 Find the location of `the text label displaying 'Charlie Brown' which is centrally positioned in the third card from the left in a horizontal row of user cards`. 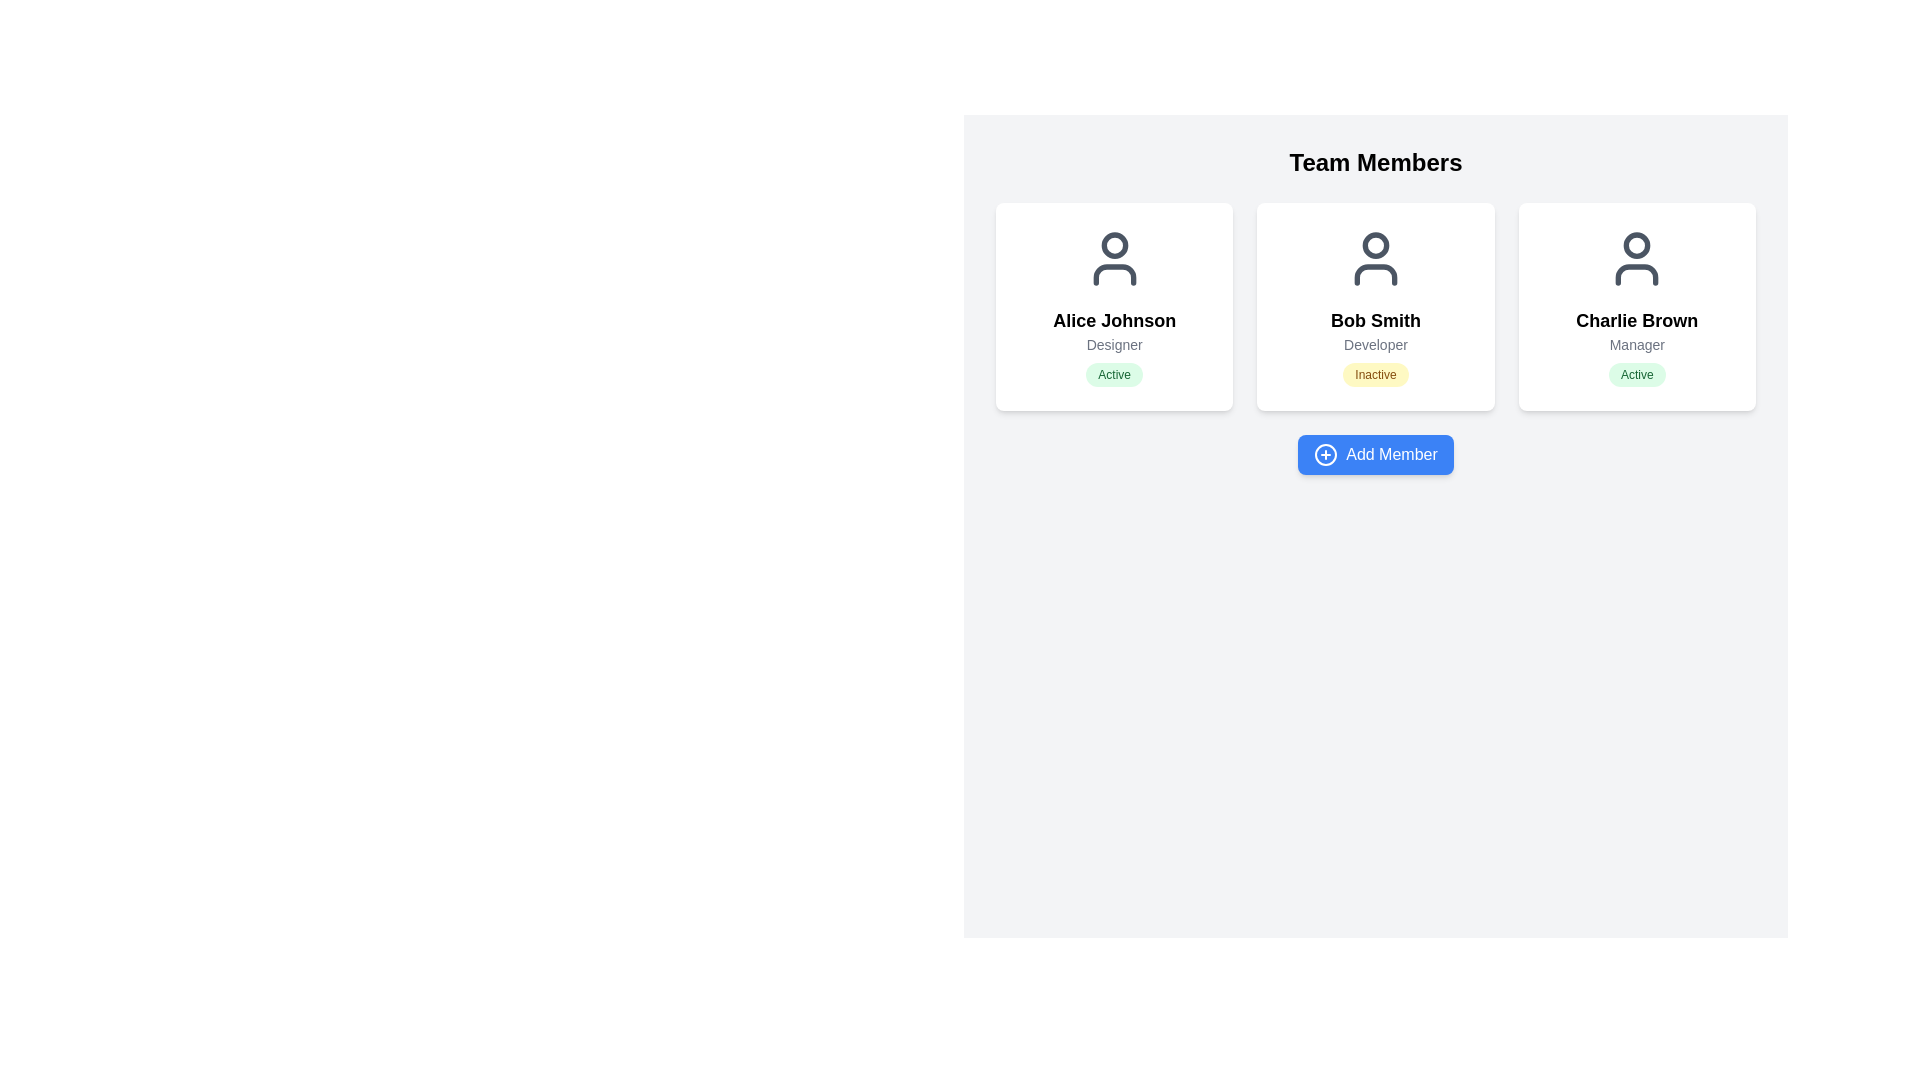

the text label displaying 'Charlie Brown' which is centrally positioned in the third card from the left in a horizontal row of user cards is located at coordinates (1637, 319).